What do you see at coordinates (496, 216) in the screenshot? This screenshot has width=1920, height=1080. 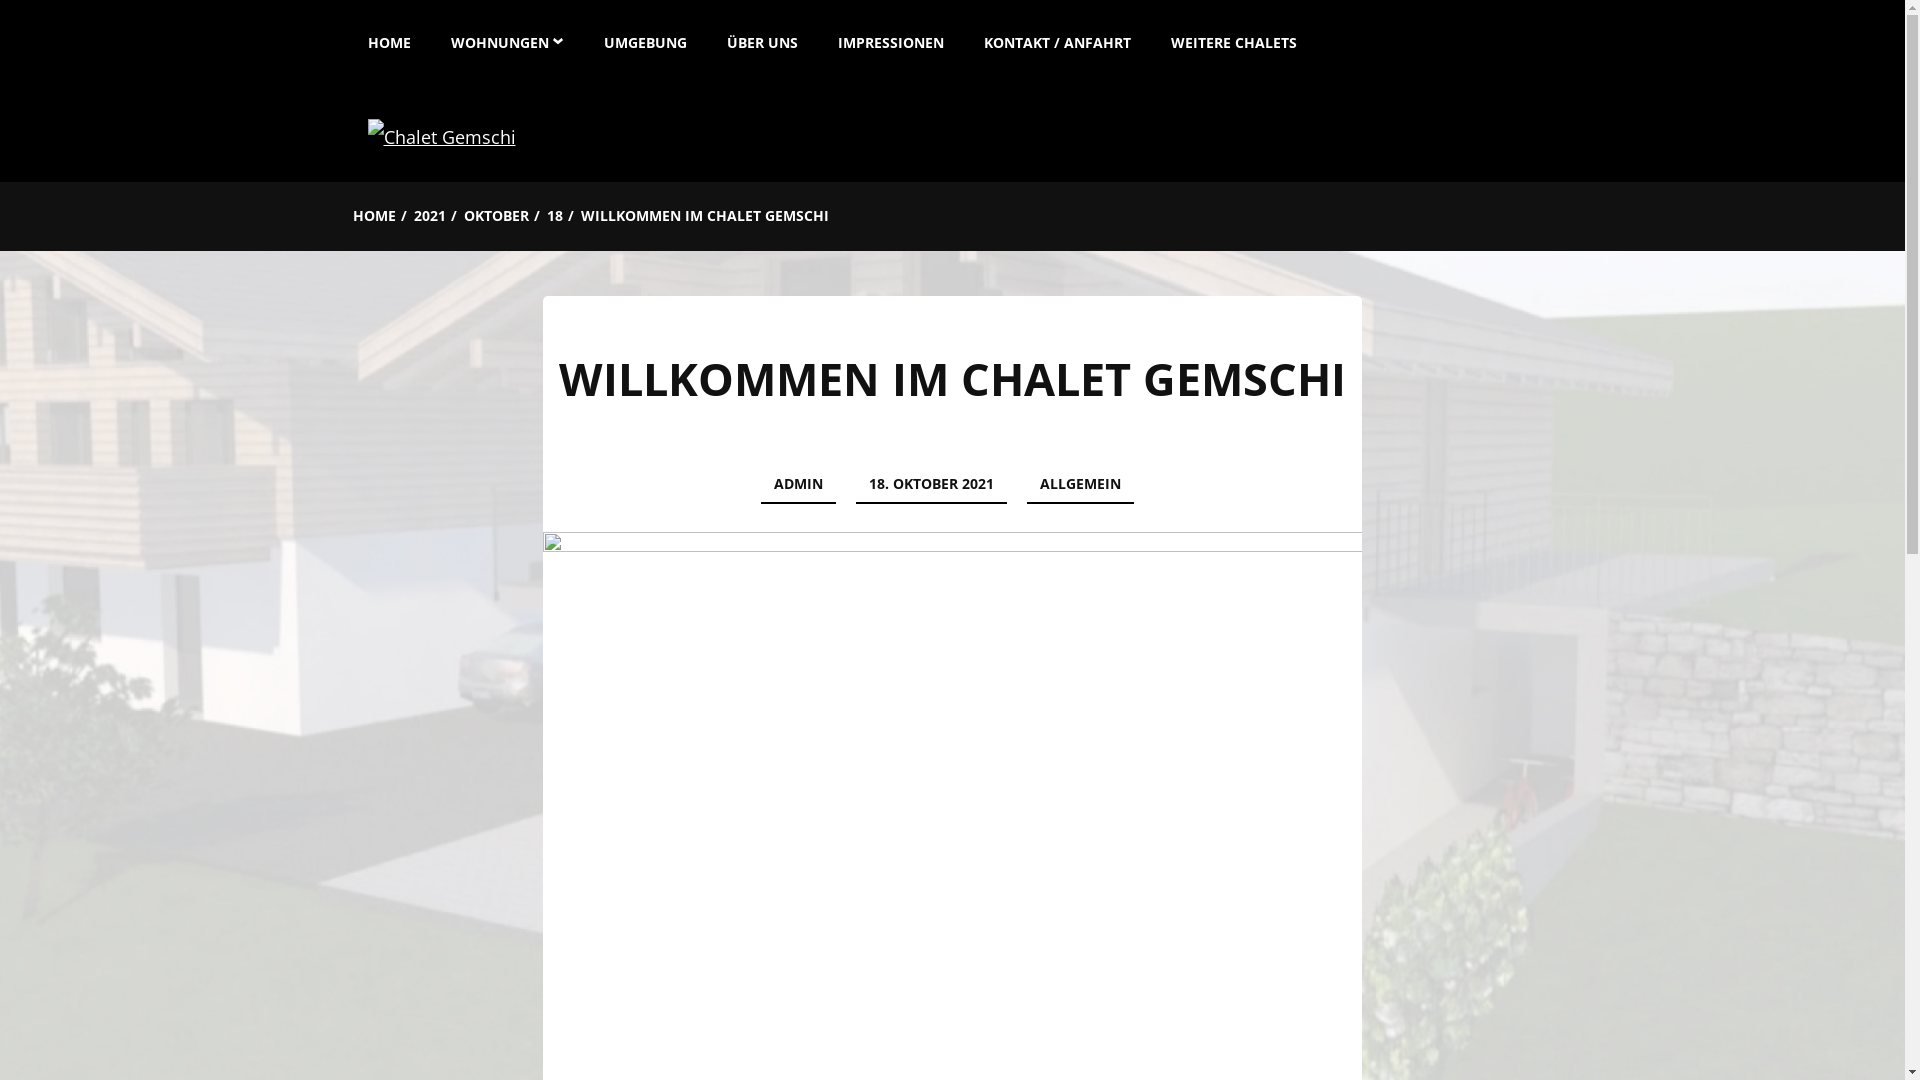 I see `'OKTOBER'` at bounding box center [496, 216].